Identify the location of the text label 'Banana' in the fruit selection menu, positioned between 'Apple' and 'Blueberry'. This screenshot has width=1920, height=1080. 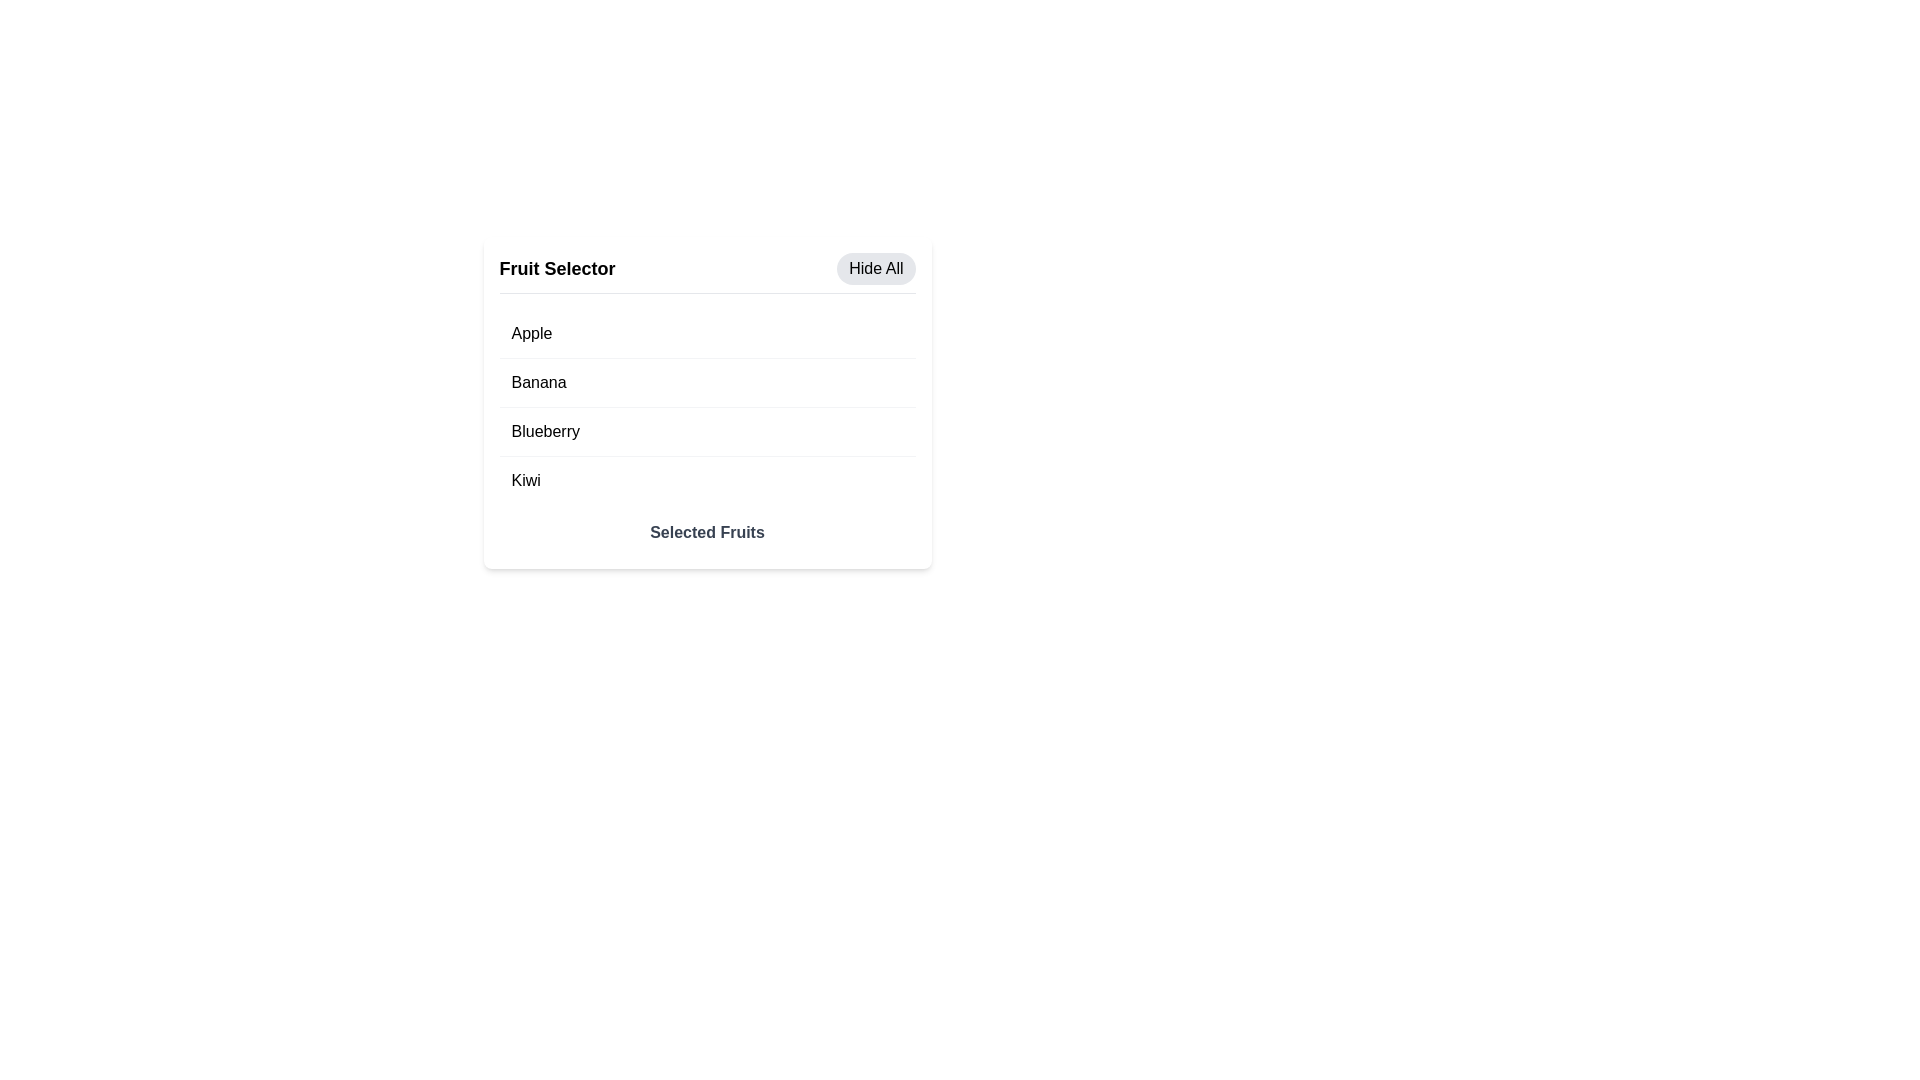
(539, 382).